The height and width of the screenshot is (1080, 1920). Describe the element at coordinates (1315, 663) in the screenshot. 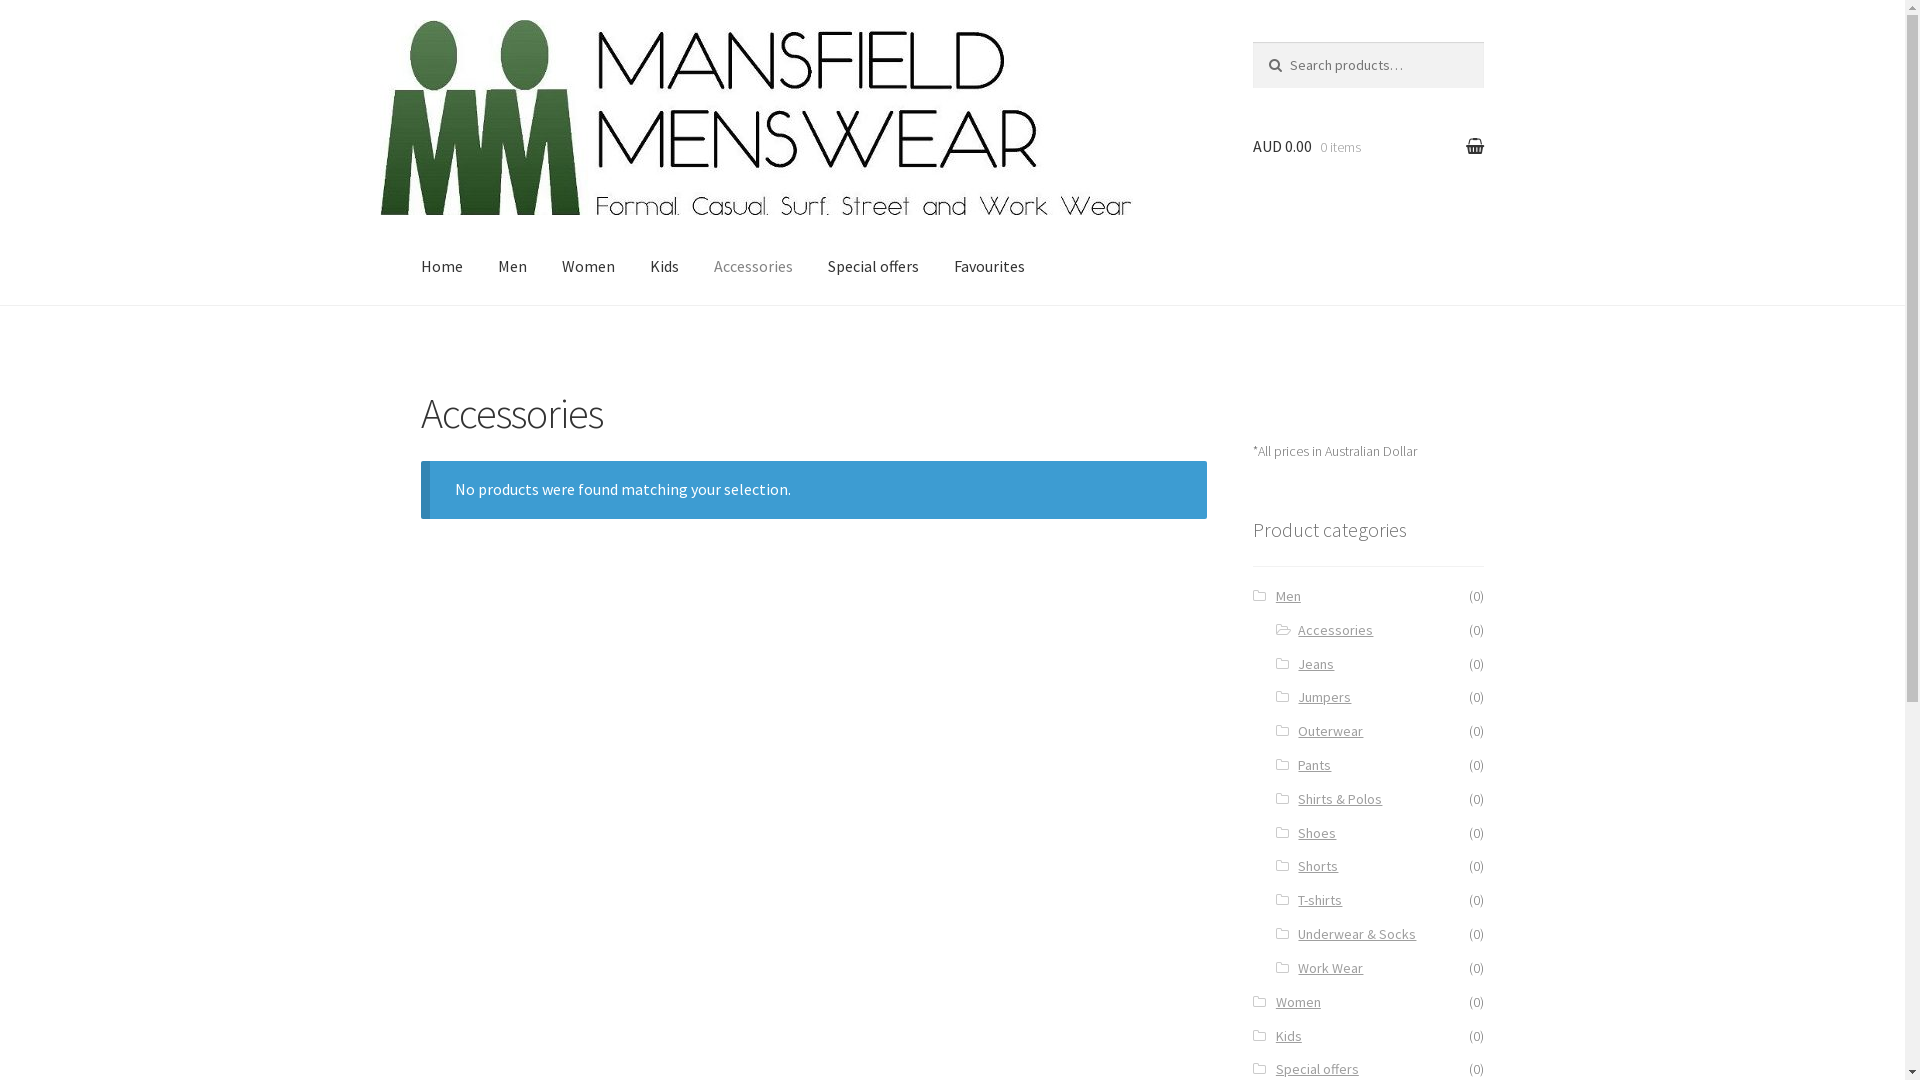

I see `'Jeans'` at that location.